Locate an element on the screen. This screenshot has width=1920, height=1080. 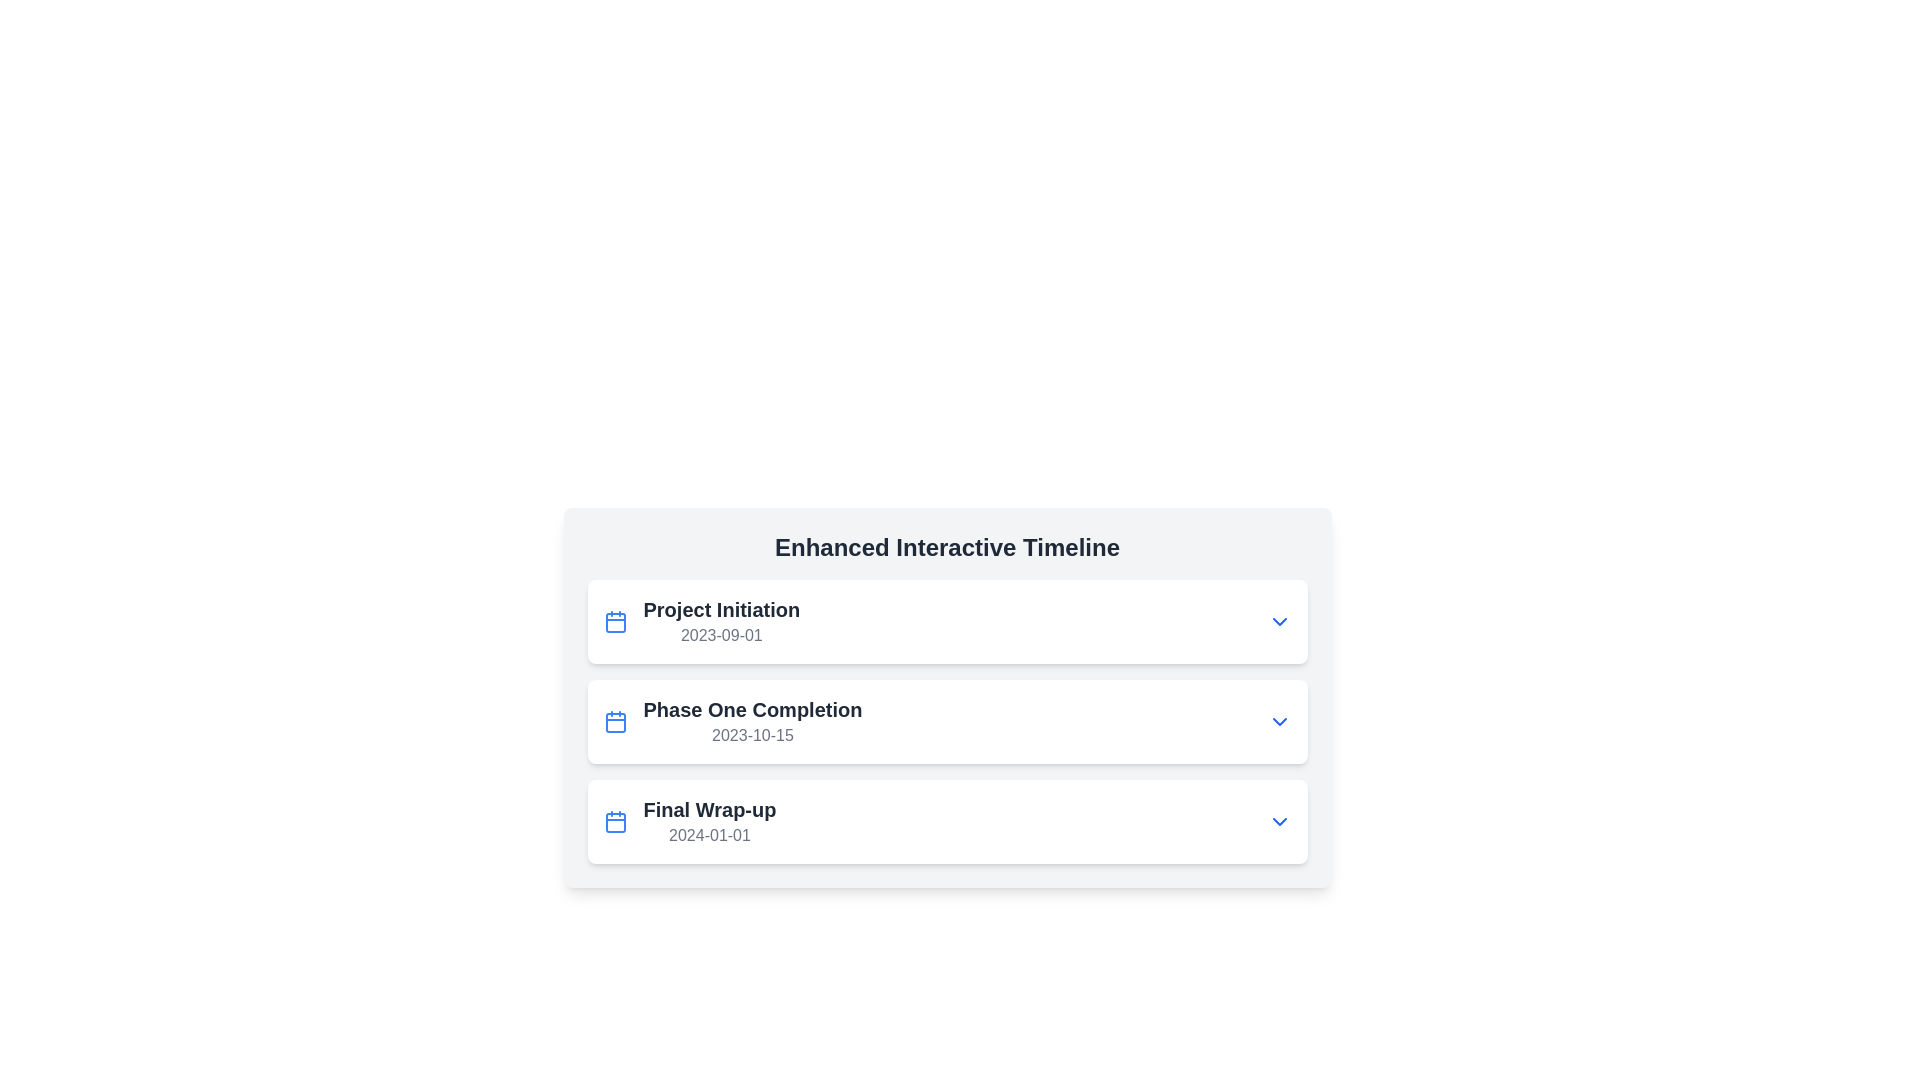
the 'Phase One Completion' informational card is located at coordinates (946, 697).